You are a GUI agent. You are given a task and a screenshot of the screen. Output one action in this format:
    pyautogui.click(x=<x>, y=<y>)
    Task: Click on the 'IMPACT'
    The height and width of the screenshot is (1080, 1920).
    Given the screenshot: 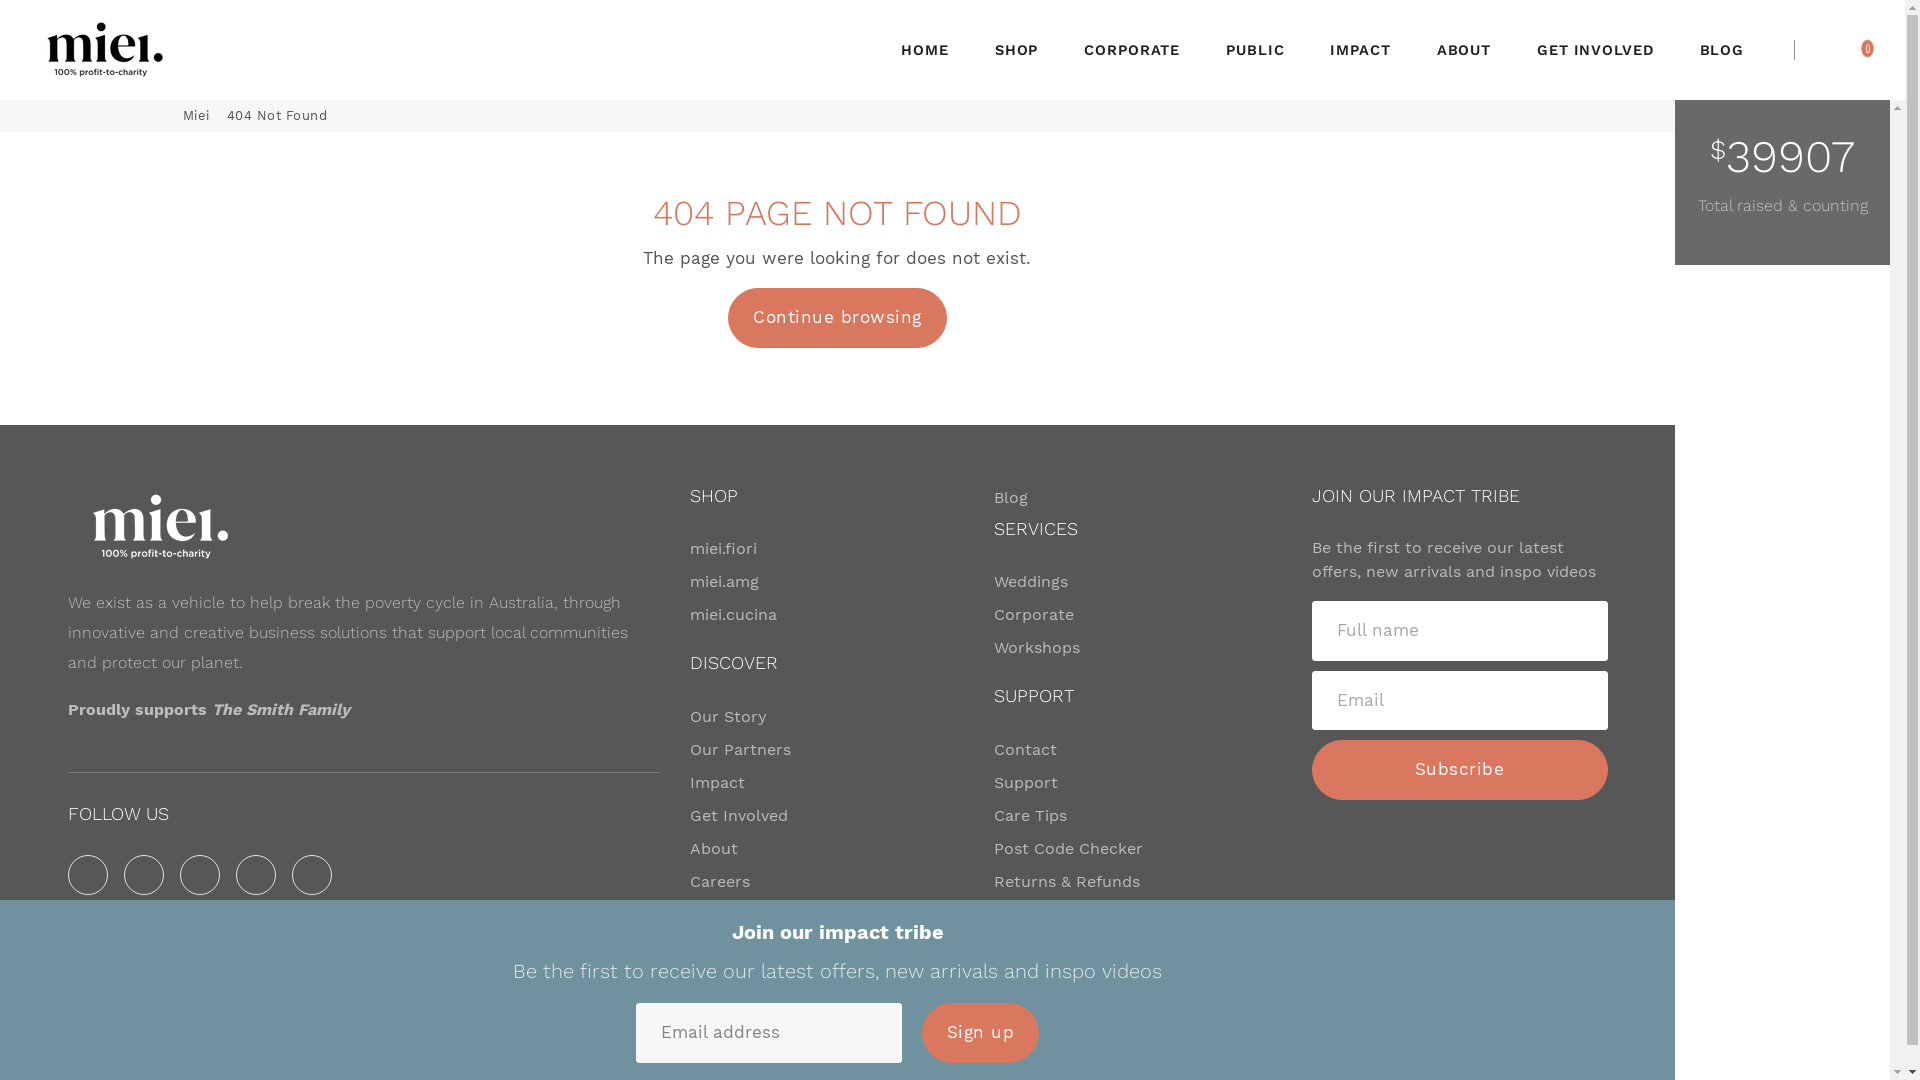 What is the action you would take?
    pyautogui.click(x=1359, y=49)
    